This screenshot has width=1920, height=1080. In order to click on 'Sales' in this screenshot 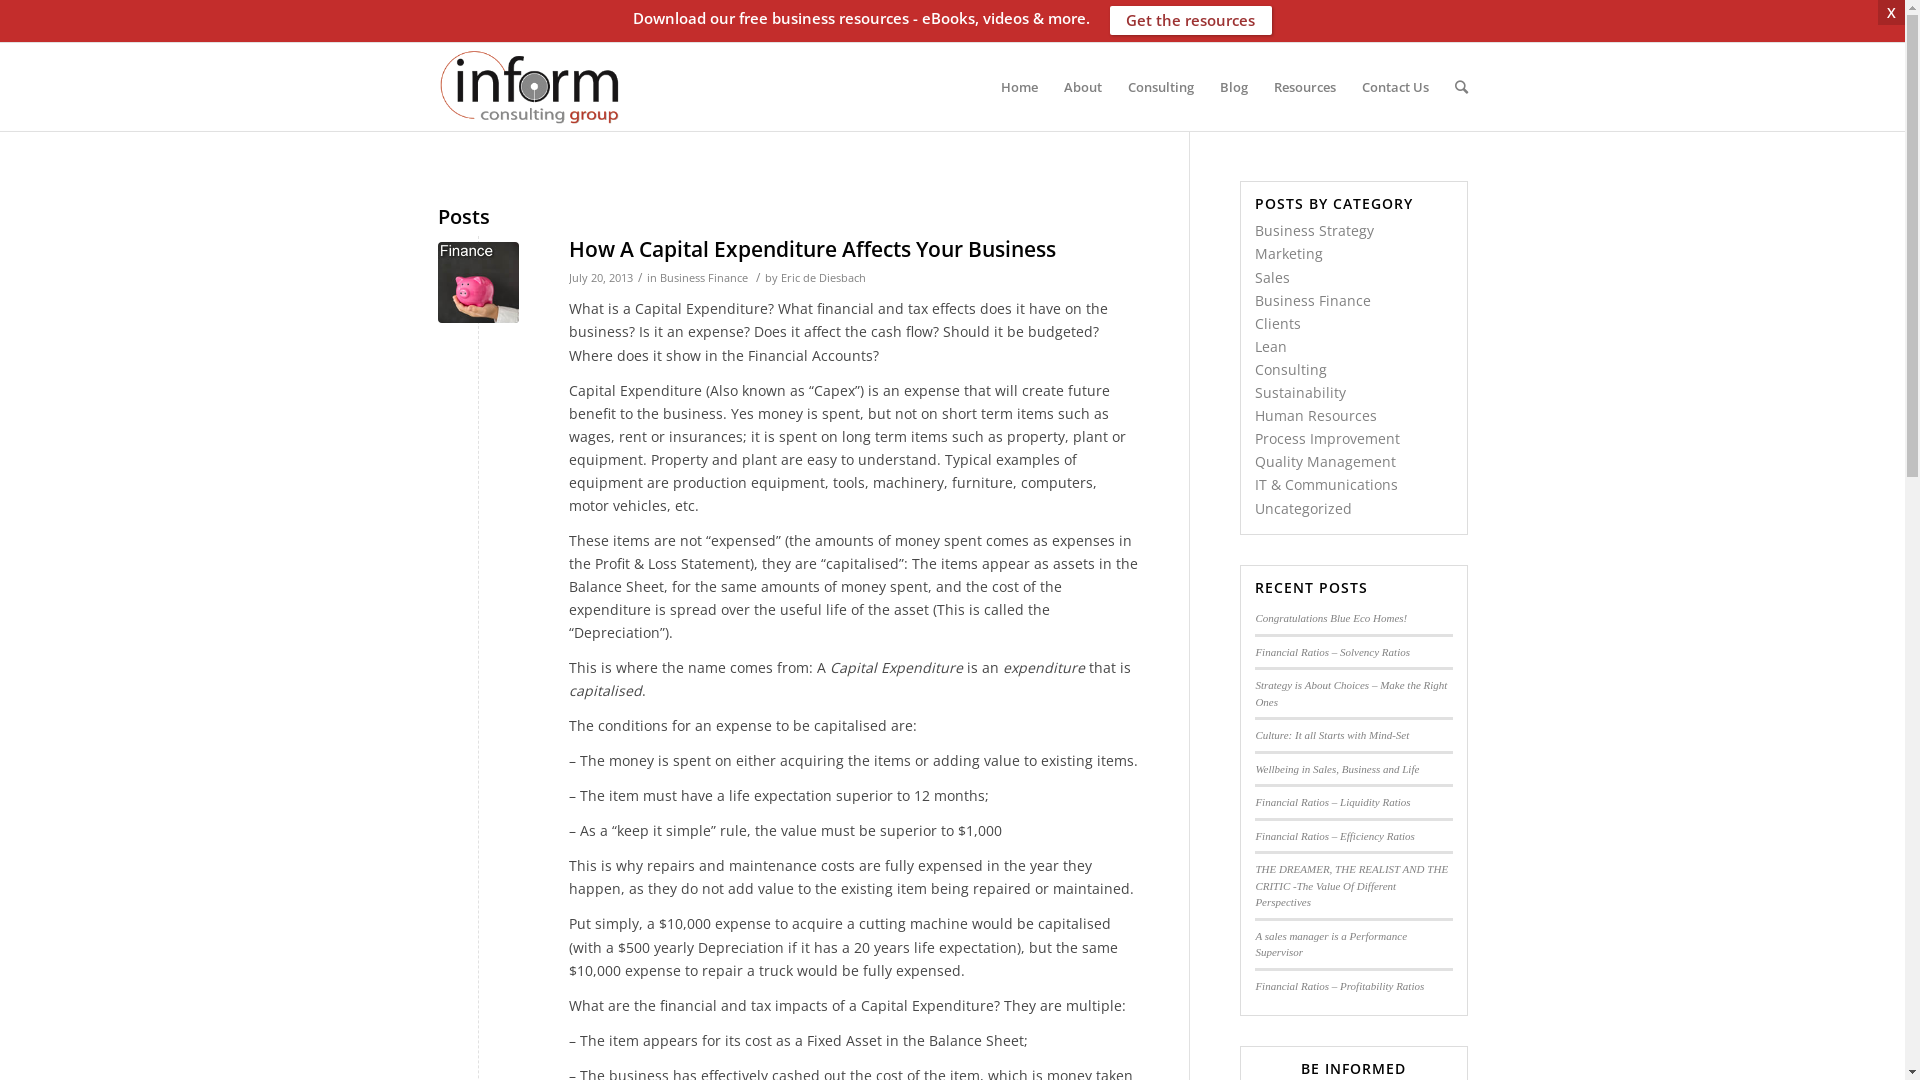, I will do `click(1271, 277)`.